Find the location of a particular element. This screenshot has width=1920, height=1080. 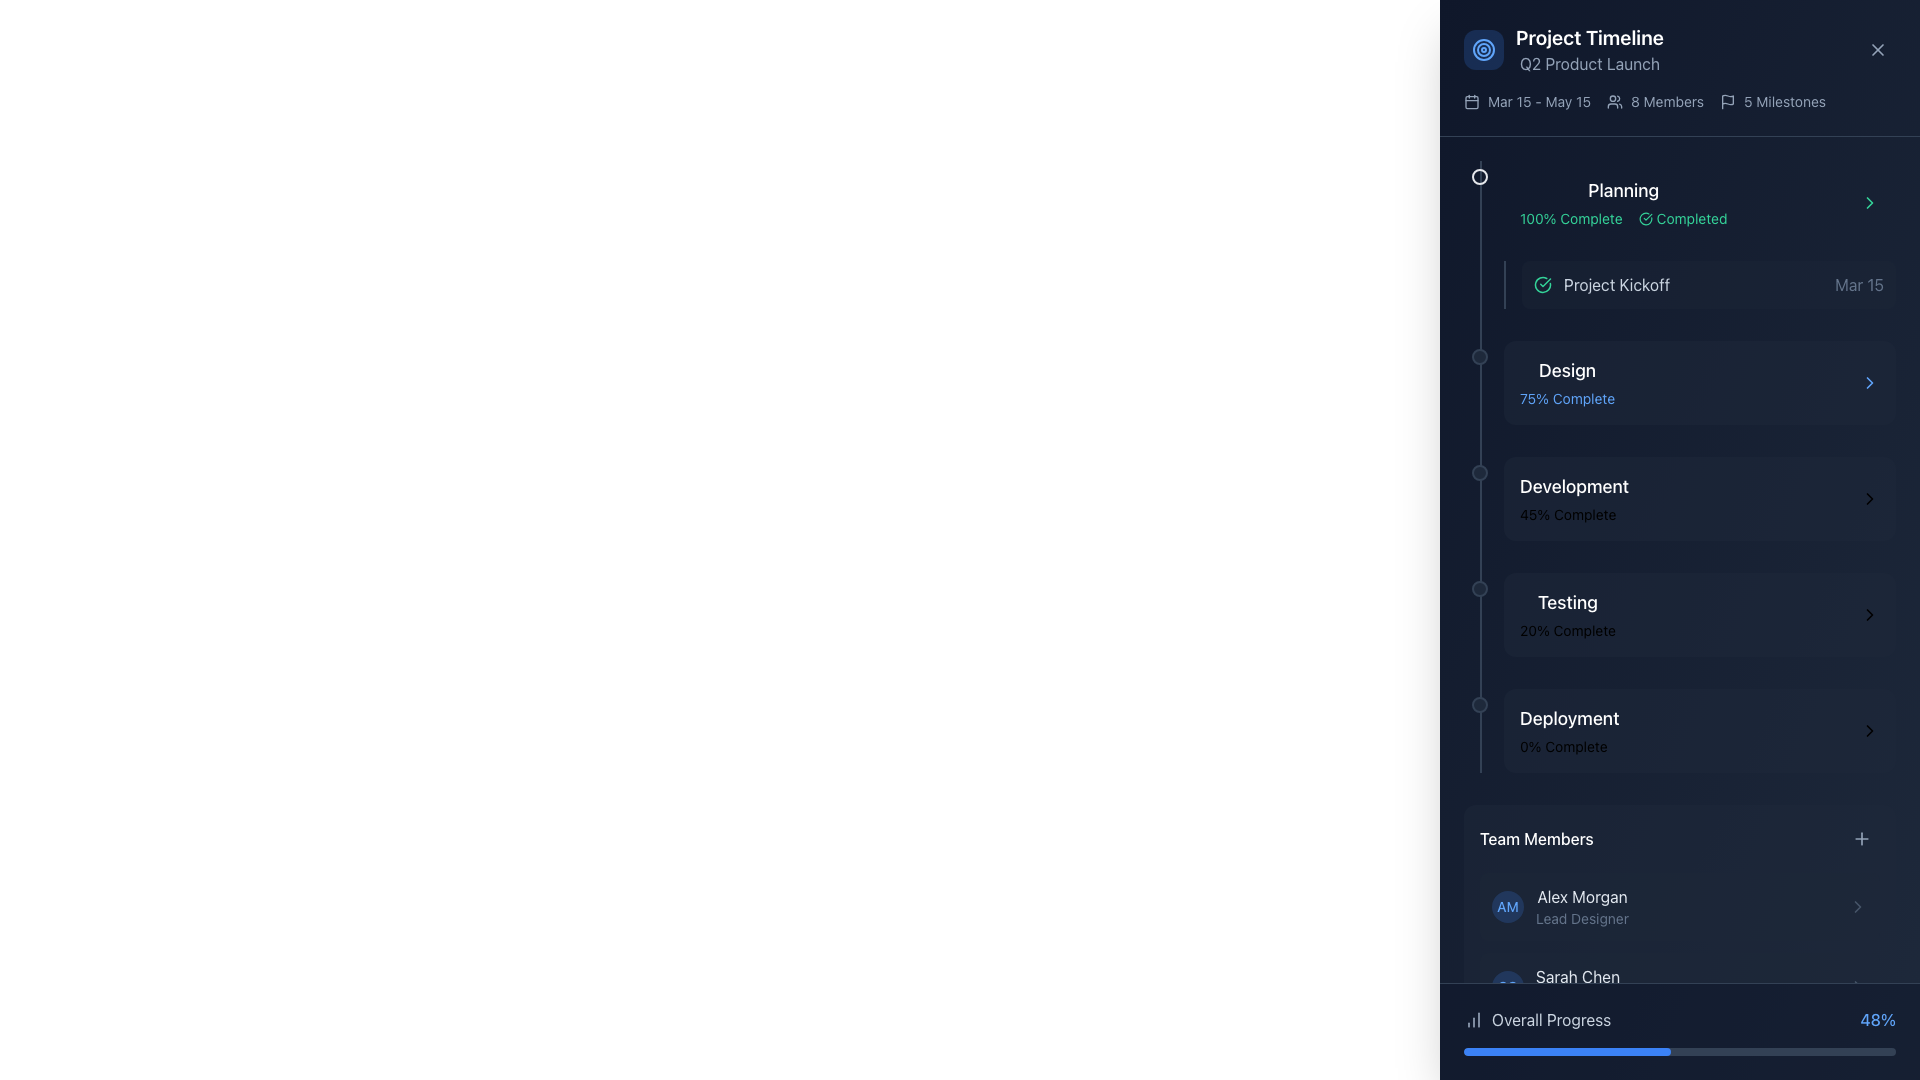

the text label representing the name of a team member located is located at coordinates (1577, 975).